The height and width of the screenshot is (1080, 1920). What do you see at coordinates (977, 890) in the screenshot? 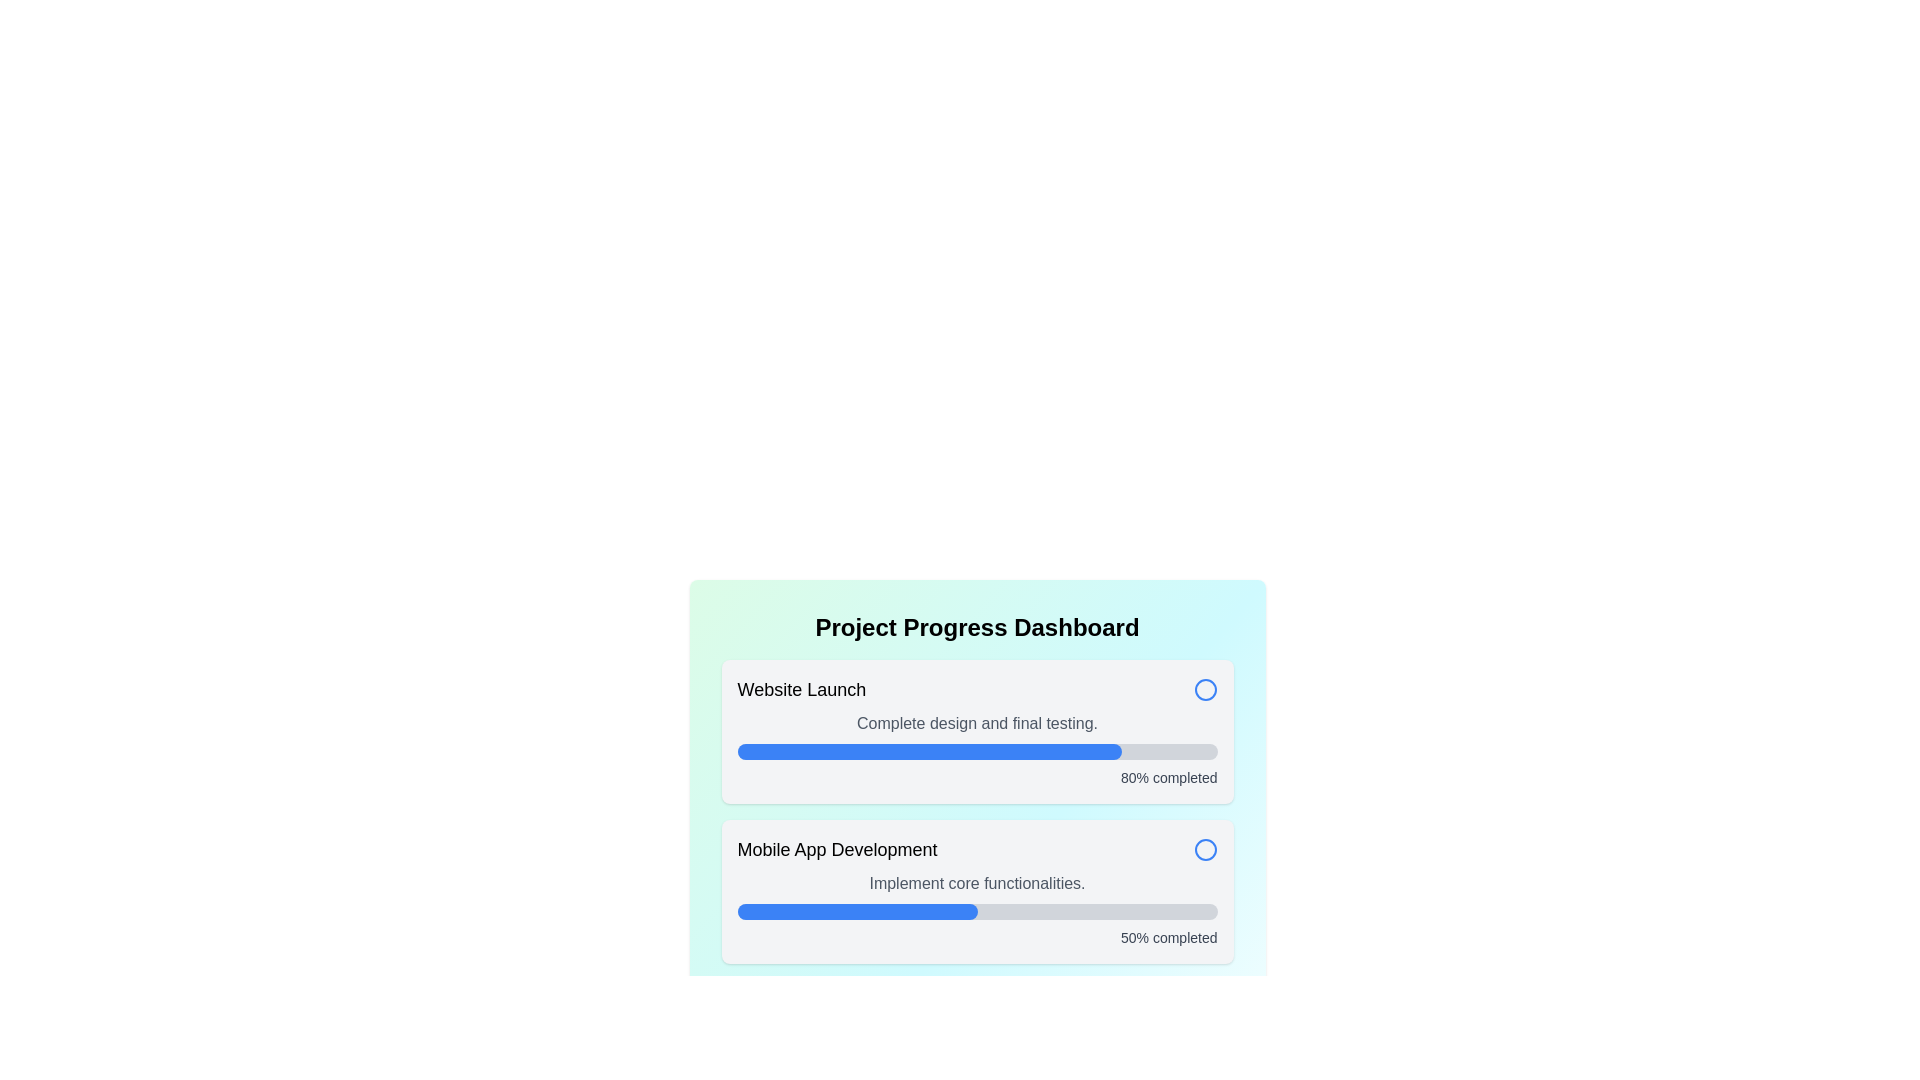
I see `the Progress Tracker Section for 'Mobile App Development', which includes a title, a progress bar at 50%, and a subtitle. This element is the second tracker in the 'Project Progress Dashboard'` at bounding box center [977, 890].